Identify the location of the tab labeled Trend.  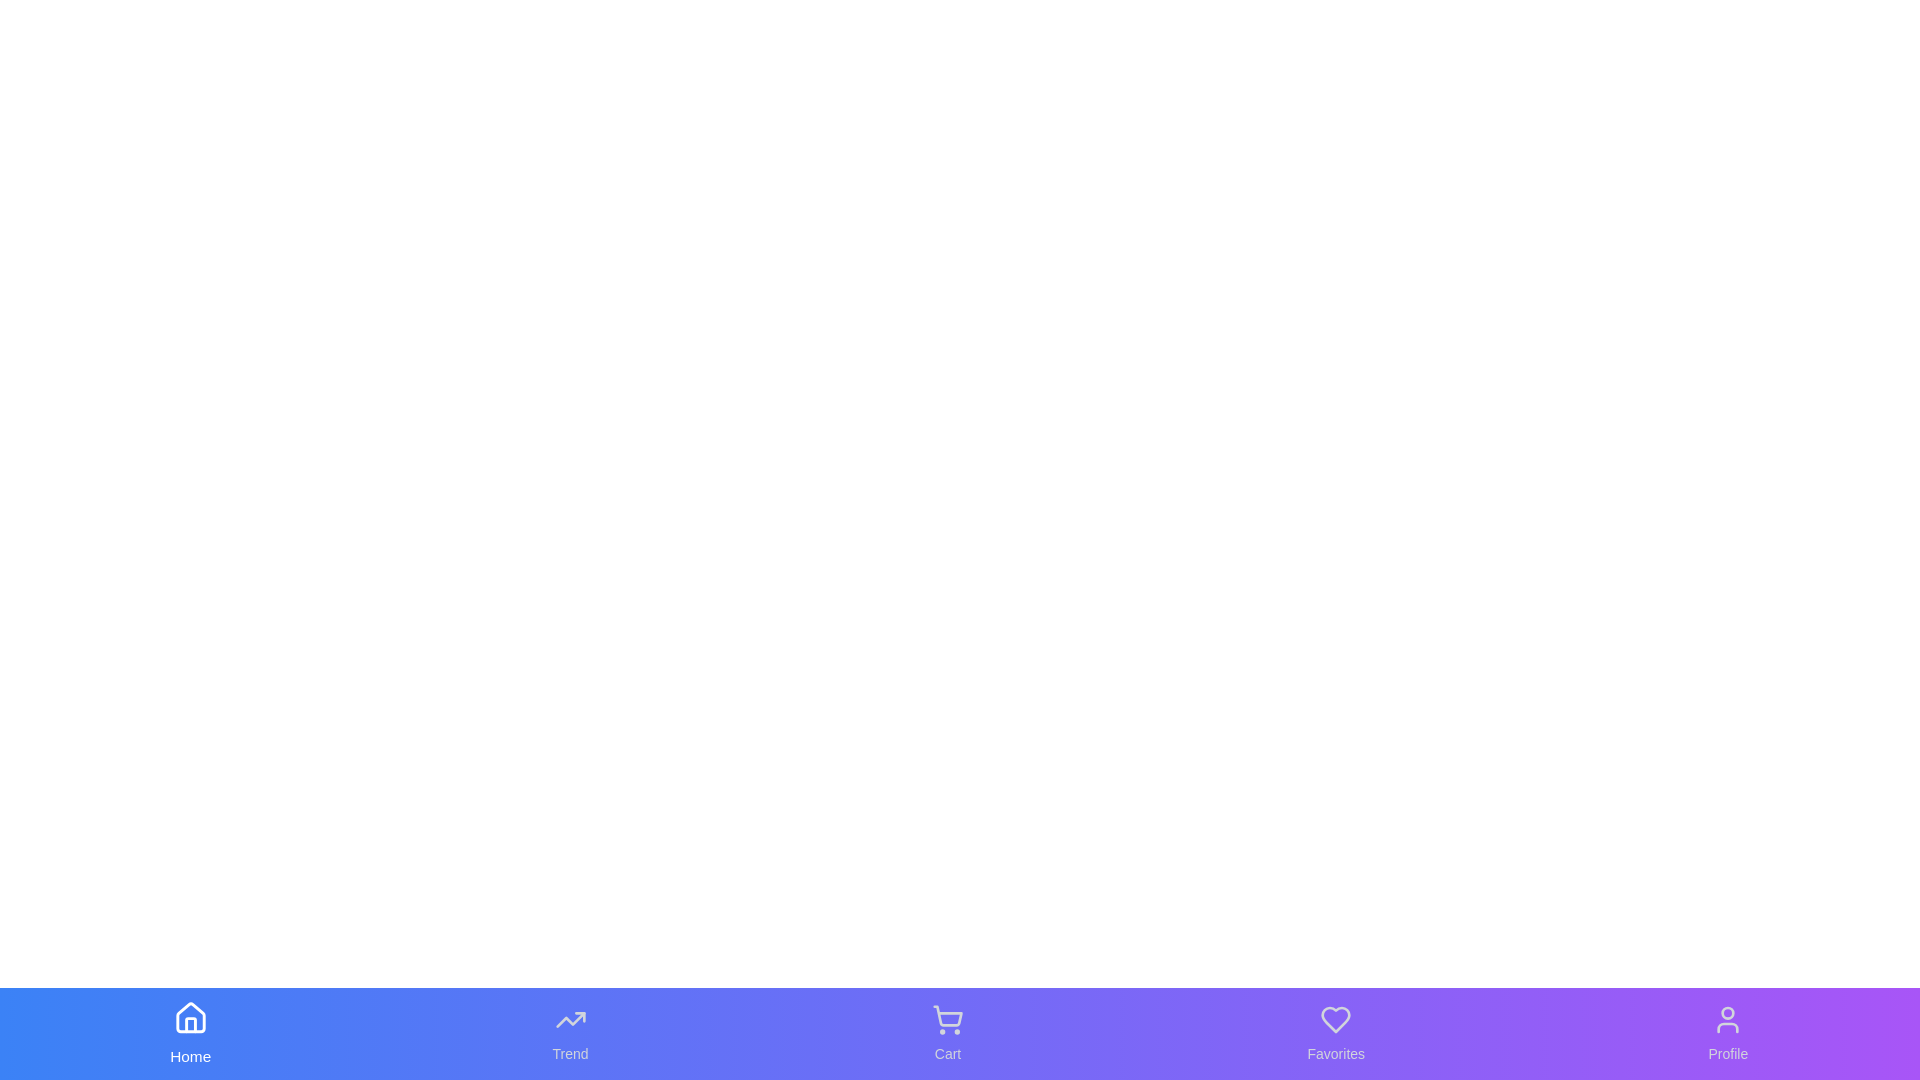
(569, 1033).